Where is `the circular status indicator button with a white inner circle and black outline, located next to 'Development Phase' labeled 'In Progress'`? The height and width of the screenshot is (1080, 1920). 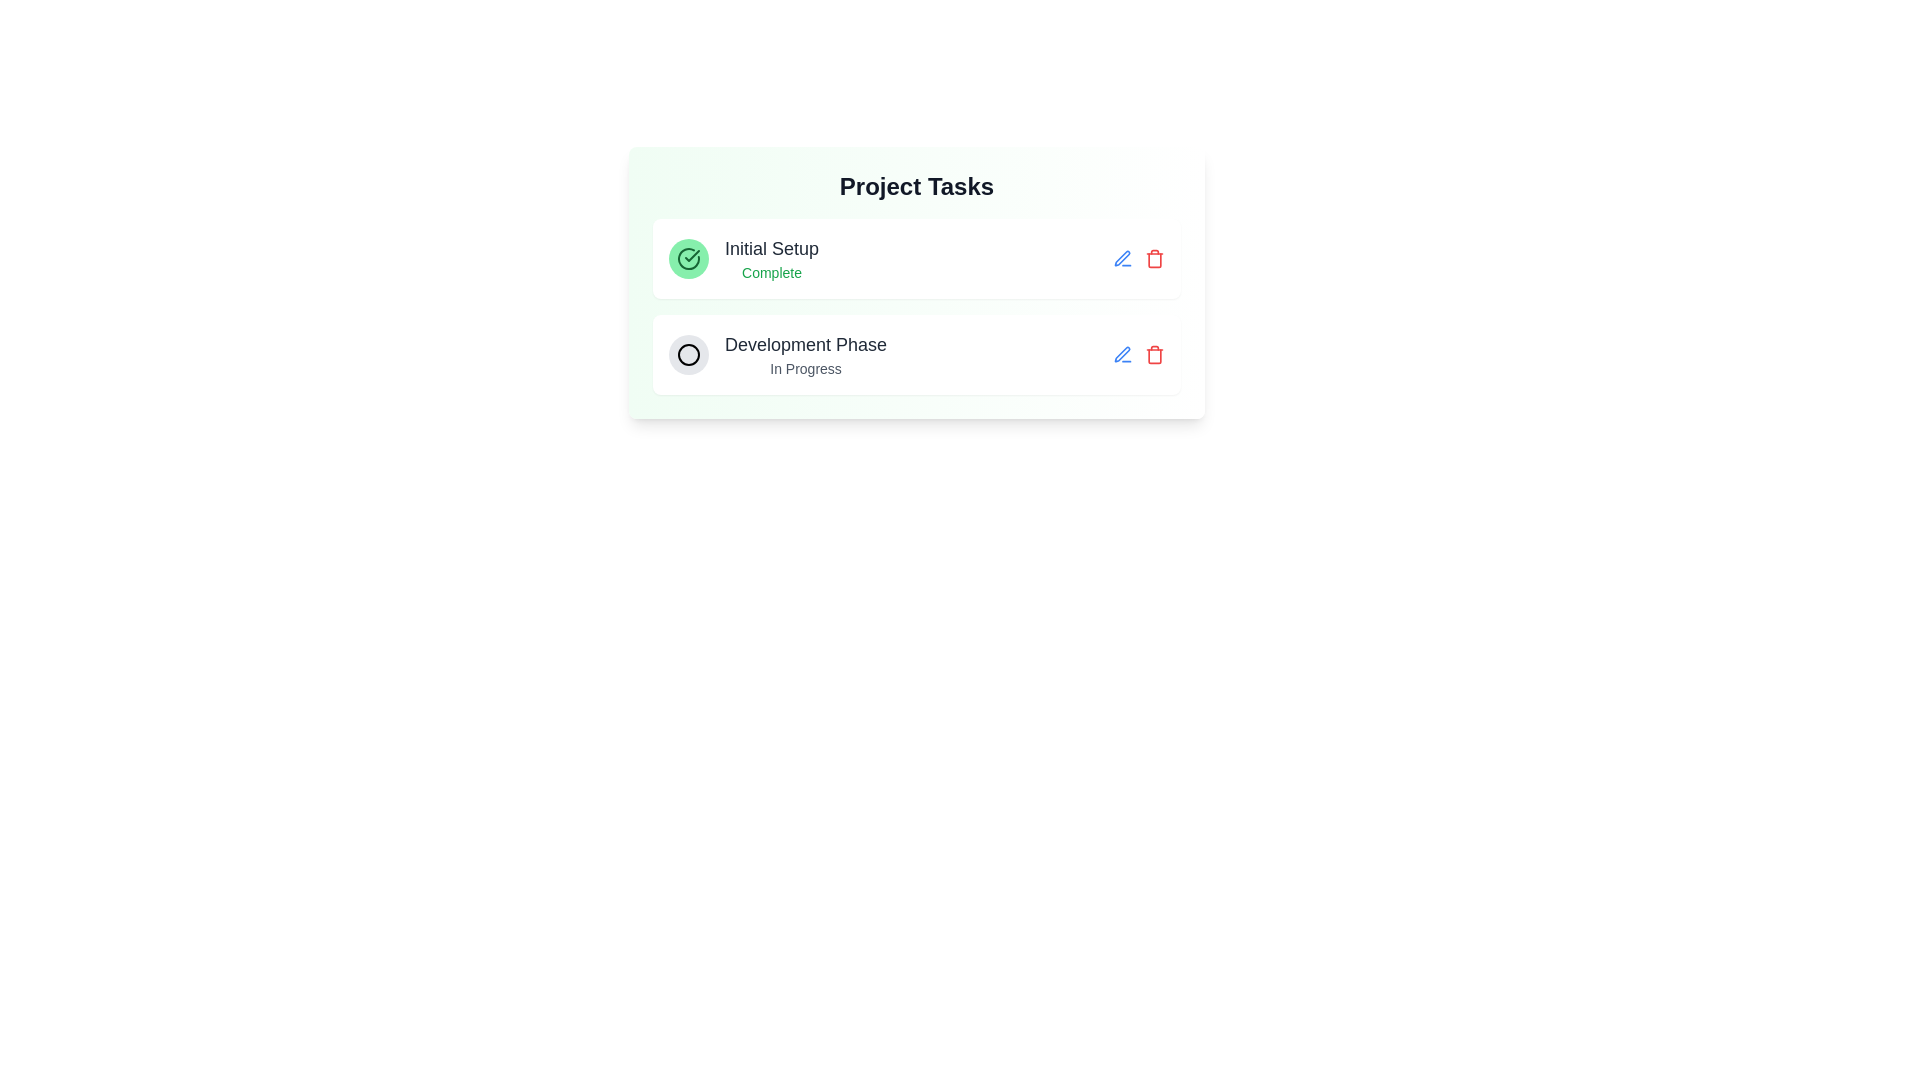
the circular status indicator button with a white inner circle and black outline, located next to 'Development Phase' labeled 'In Progress' is located at coordinates (689, 353).